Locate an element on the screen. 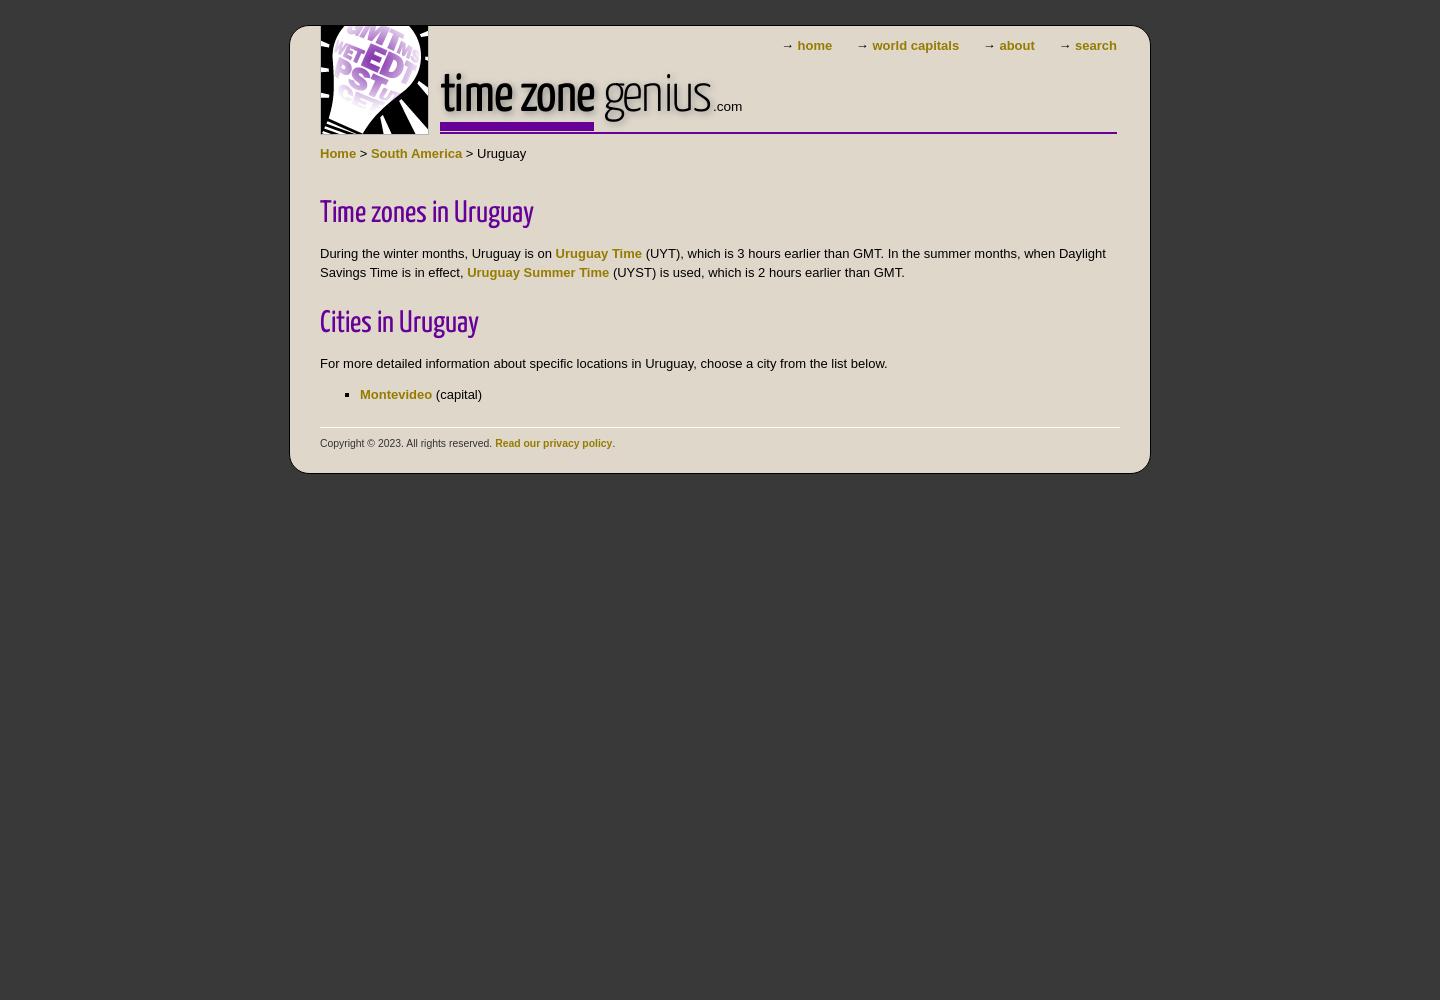  'home' is located at coordinates (814, 45).